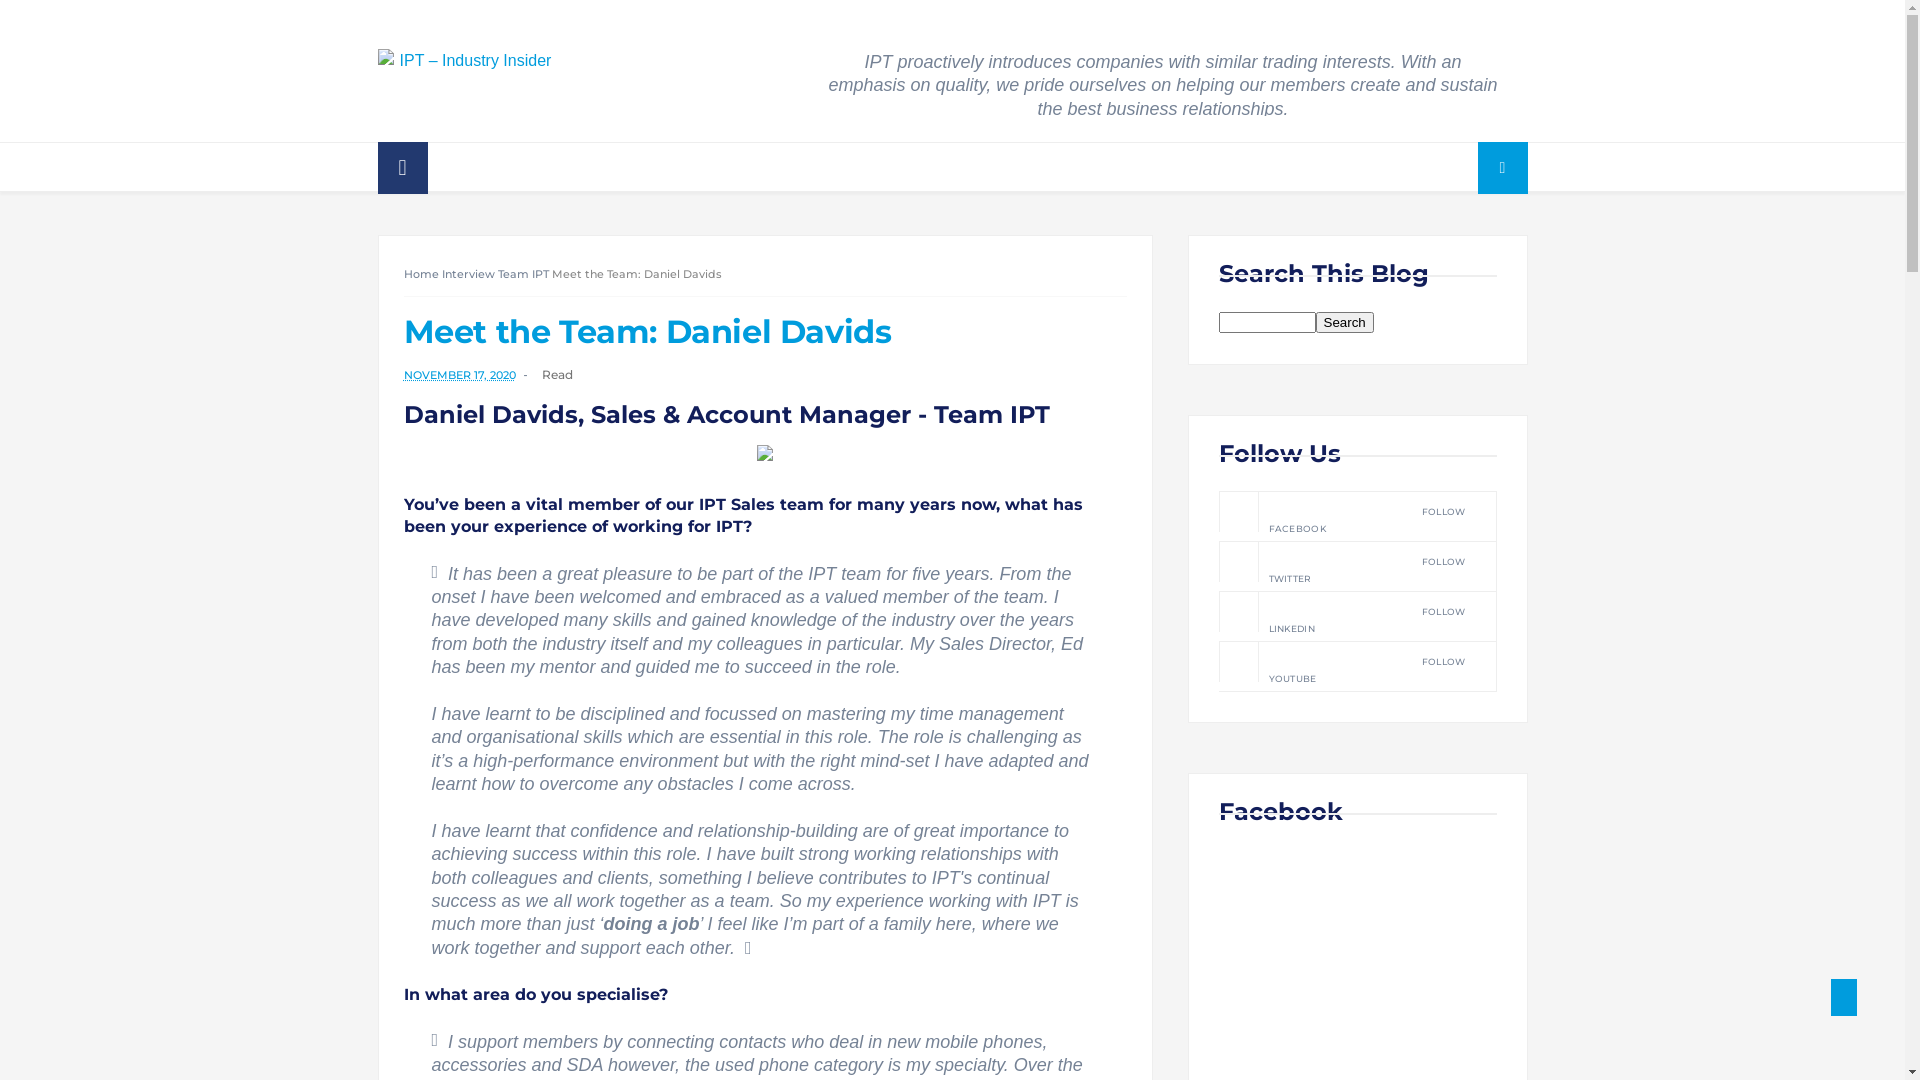 This screenshot has height=1080, width=1920. Describe the element at coordinates (1842, 997) in the screenshot. I see `'Back to Top'` at that location.